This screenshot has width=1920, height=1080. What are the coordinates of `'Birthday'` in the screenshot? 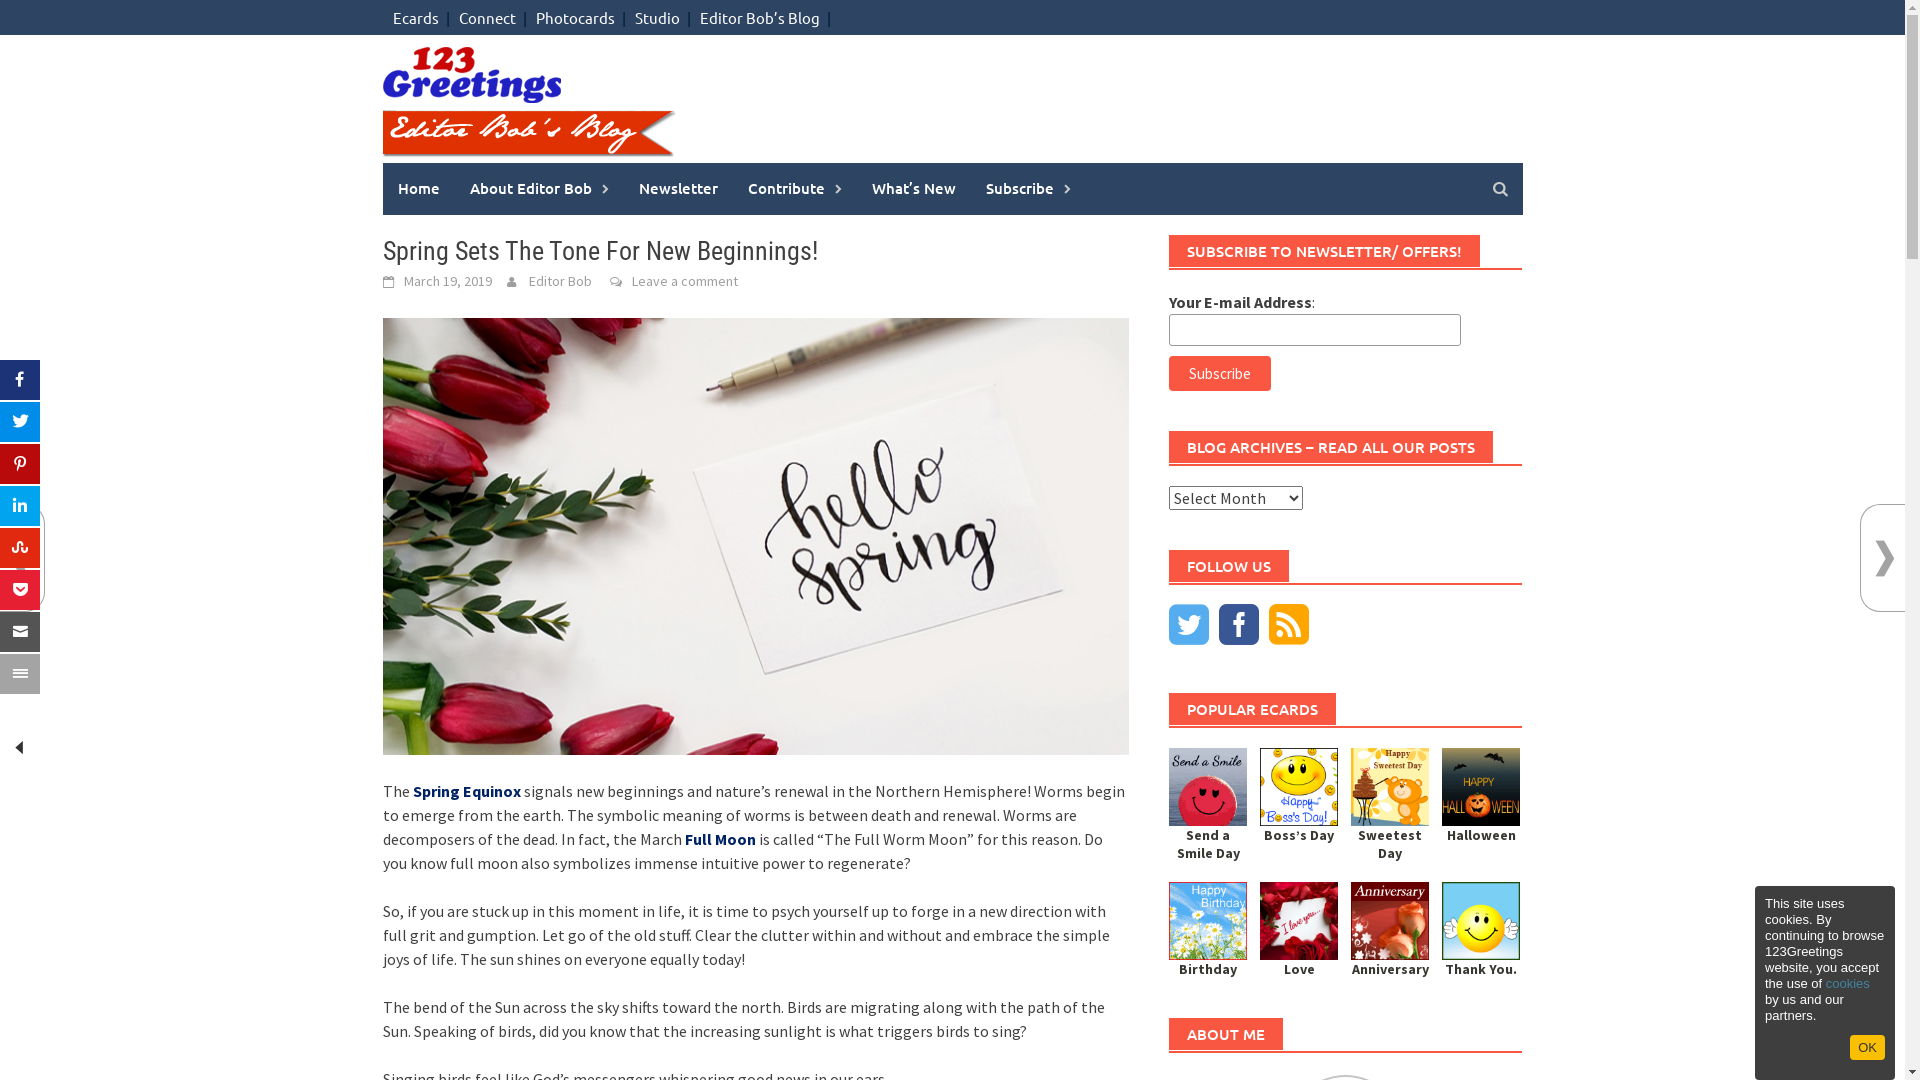 It's located at (1207, 967).